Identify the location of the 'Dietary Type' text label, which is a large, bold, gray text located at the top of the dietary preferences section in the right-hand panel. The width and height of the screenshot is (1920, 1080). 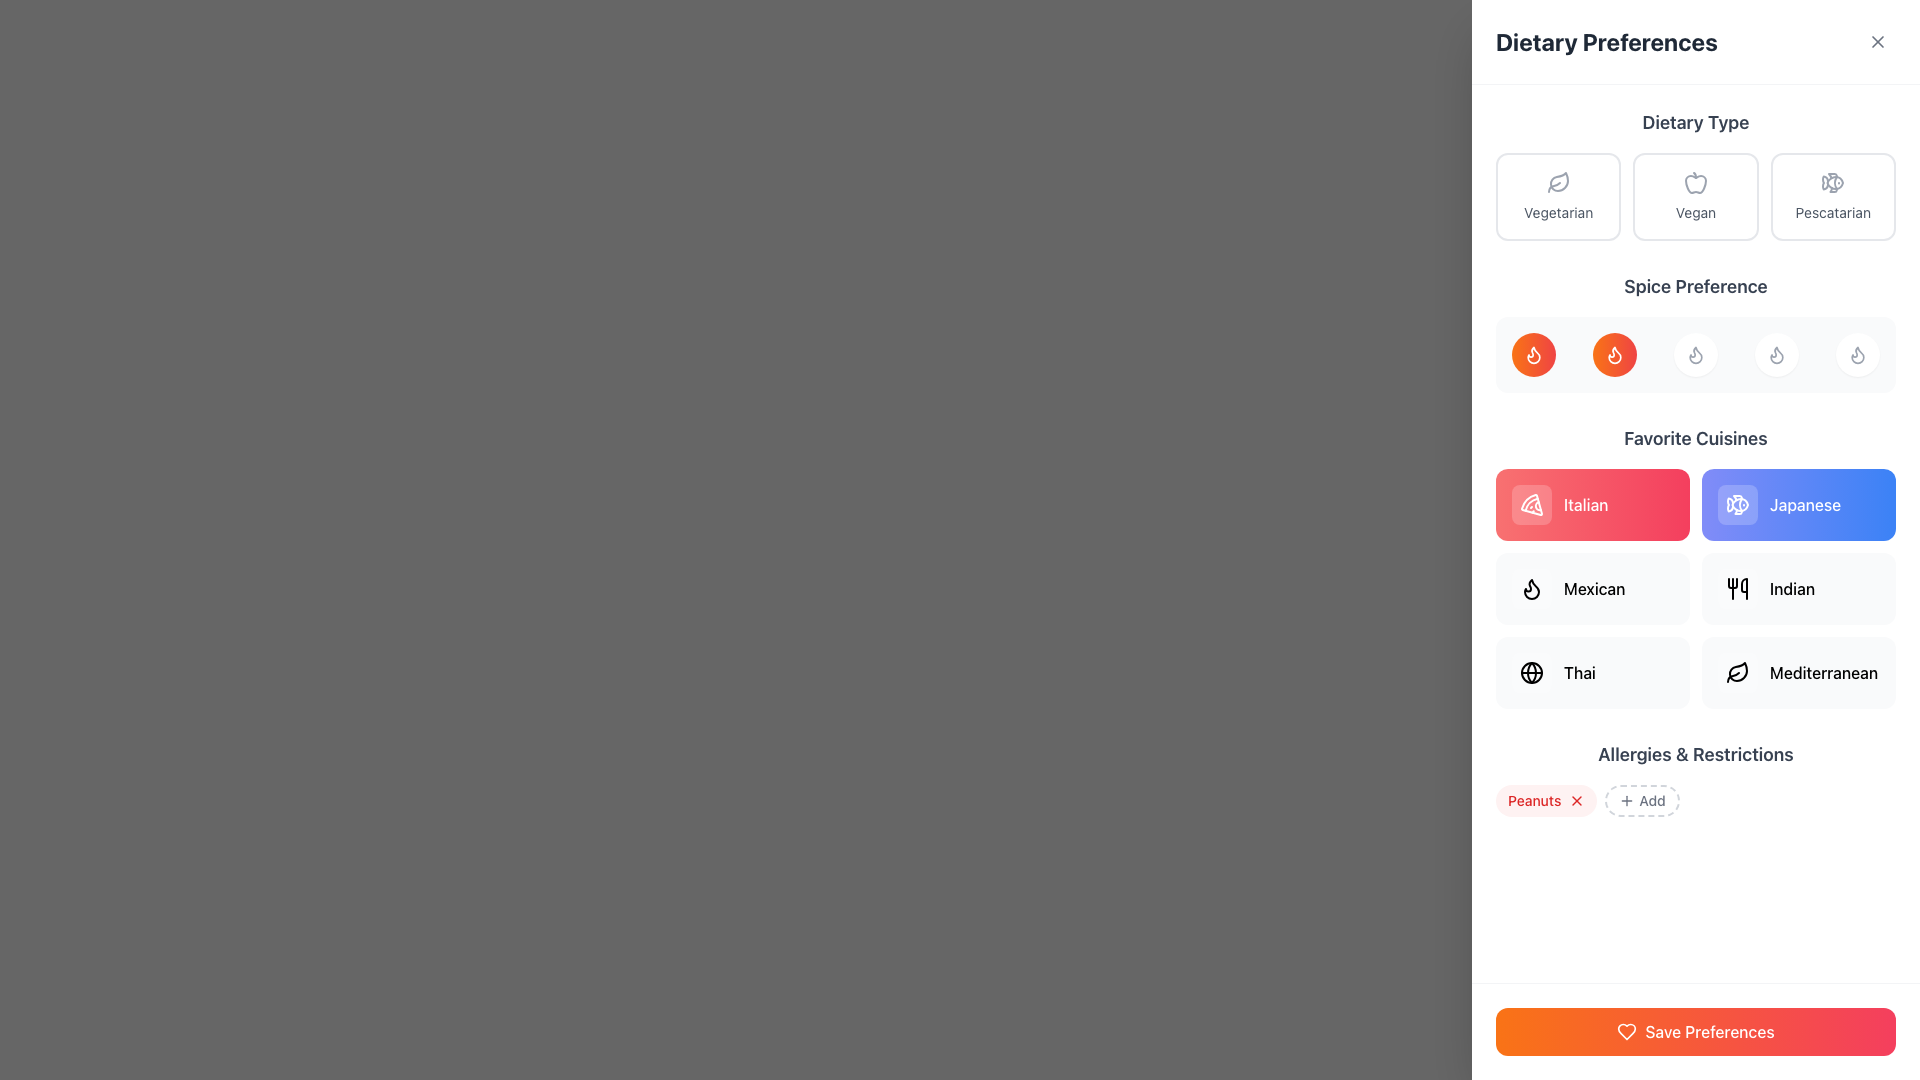
(1694, 123).